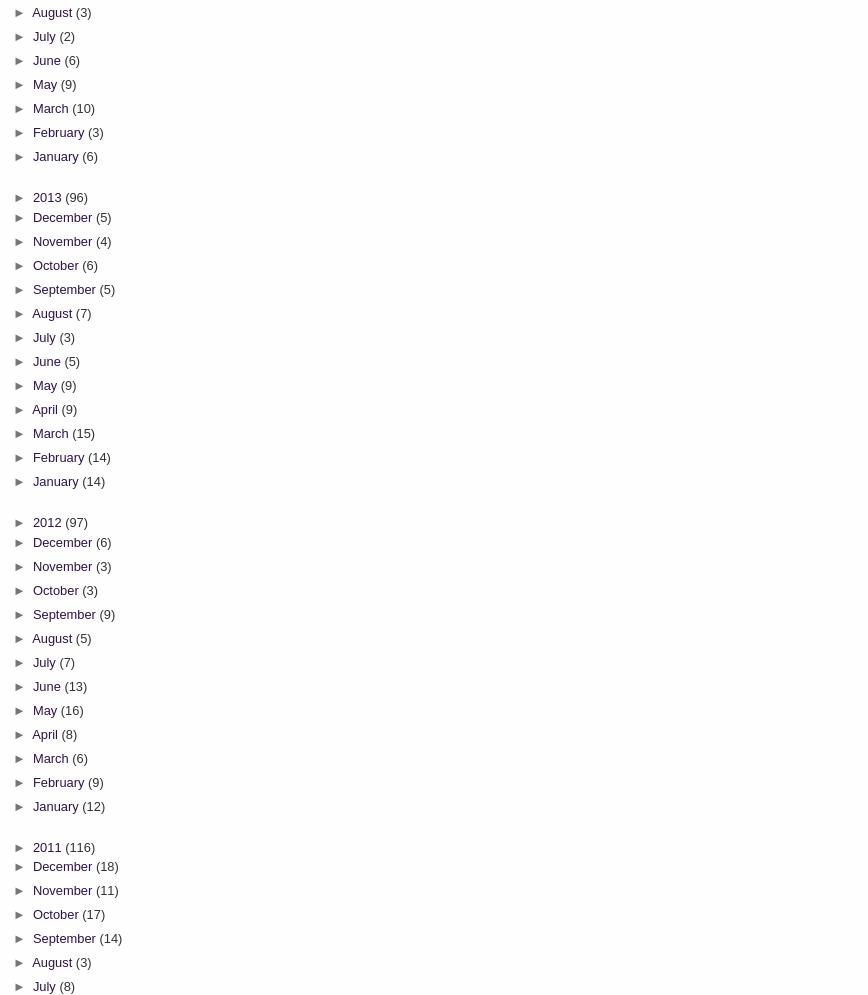 The width and height of the screenshot is (868, 995). I want to click on '(4)', so click(103, 240).